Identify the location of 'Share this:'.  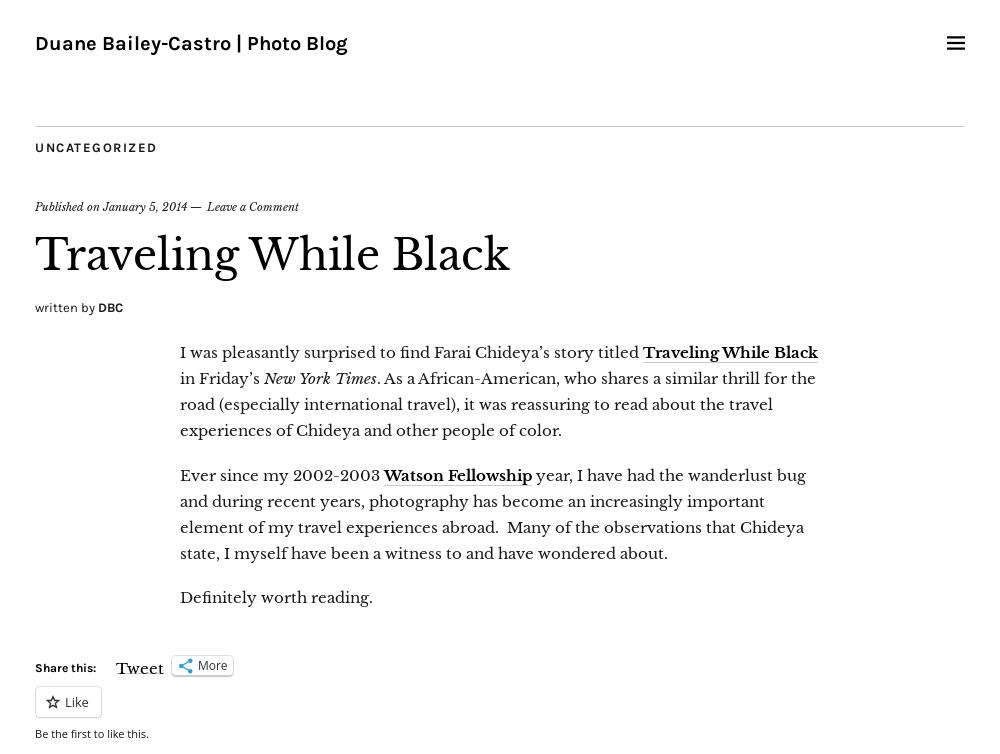
(64, 665).